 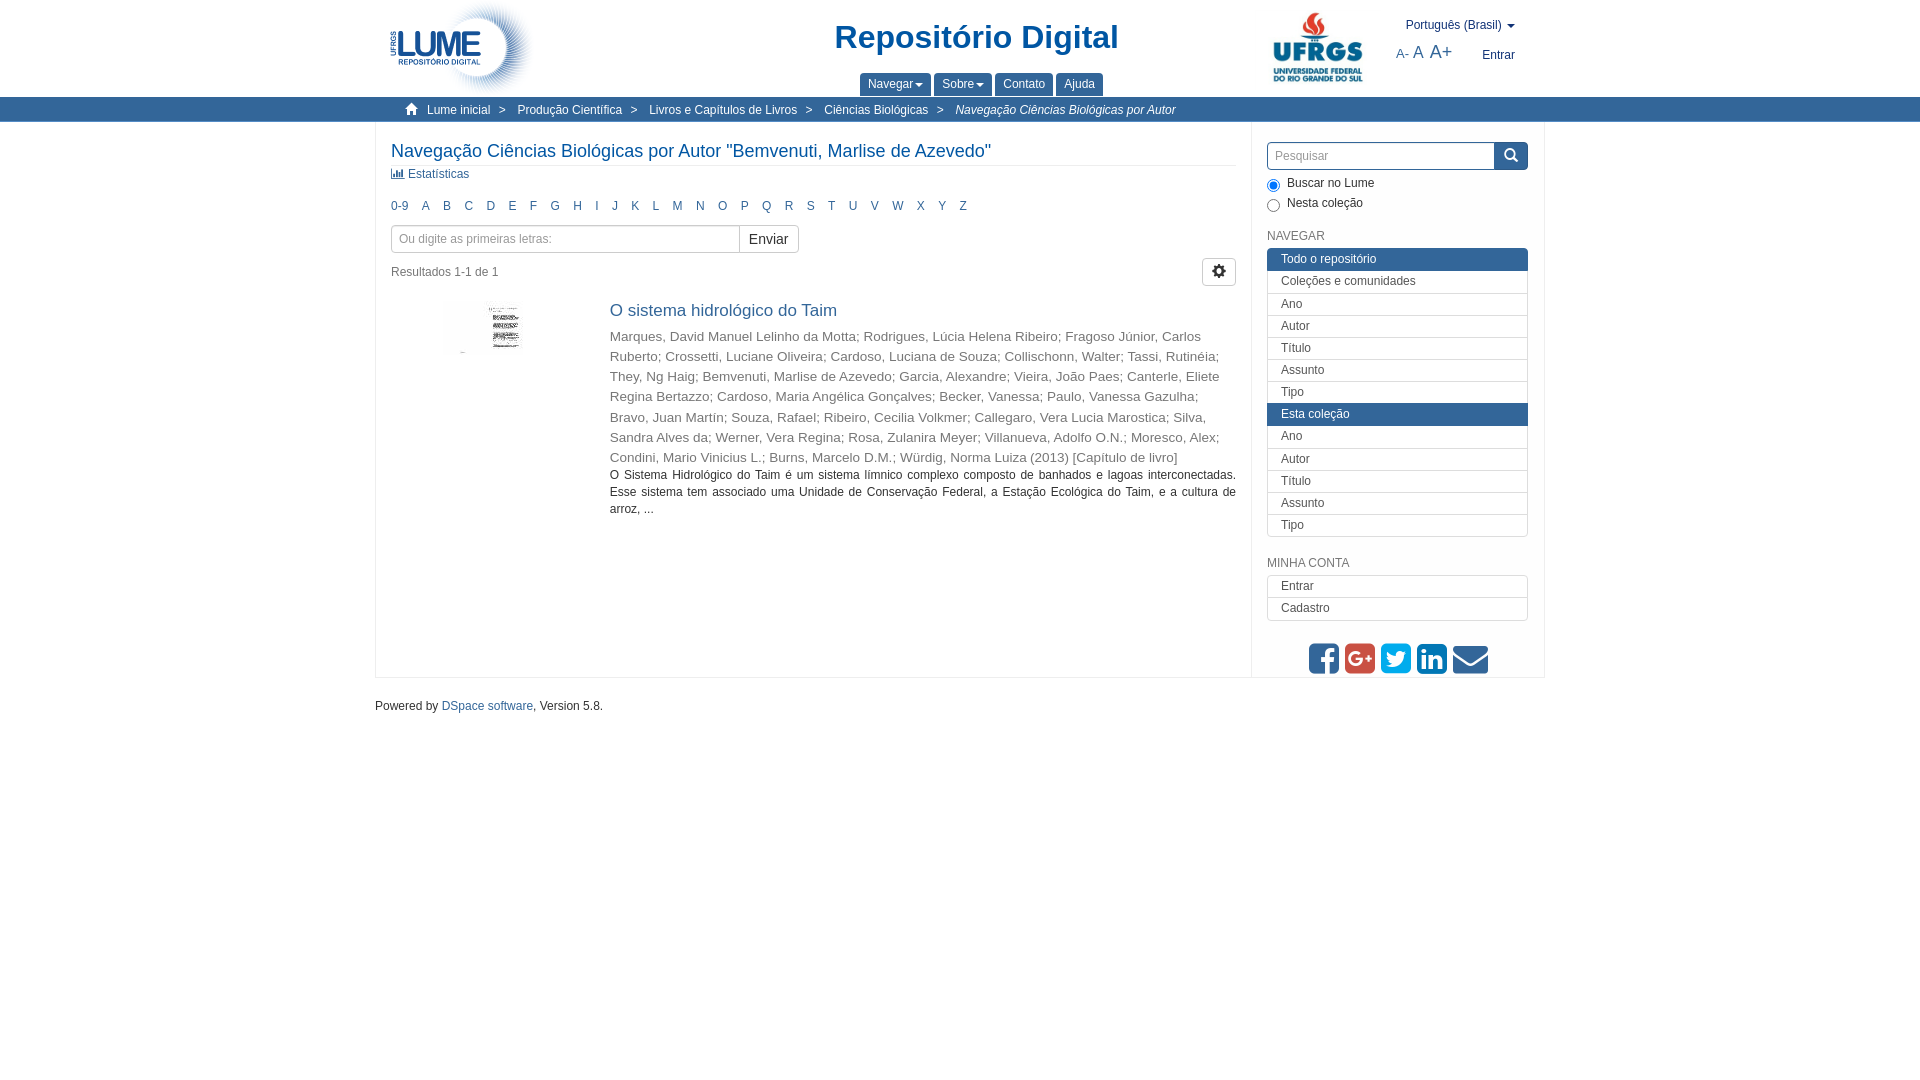 I want to click on 'N', so click(x=700, y=205).